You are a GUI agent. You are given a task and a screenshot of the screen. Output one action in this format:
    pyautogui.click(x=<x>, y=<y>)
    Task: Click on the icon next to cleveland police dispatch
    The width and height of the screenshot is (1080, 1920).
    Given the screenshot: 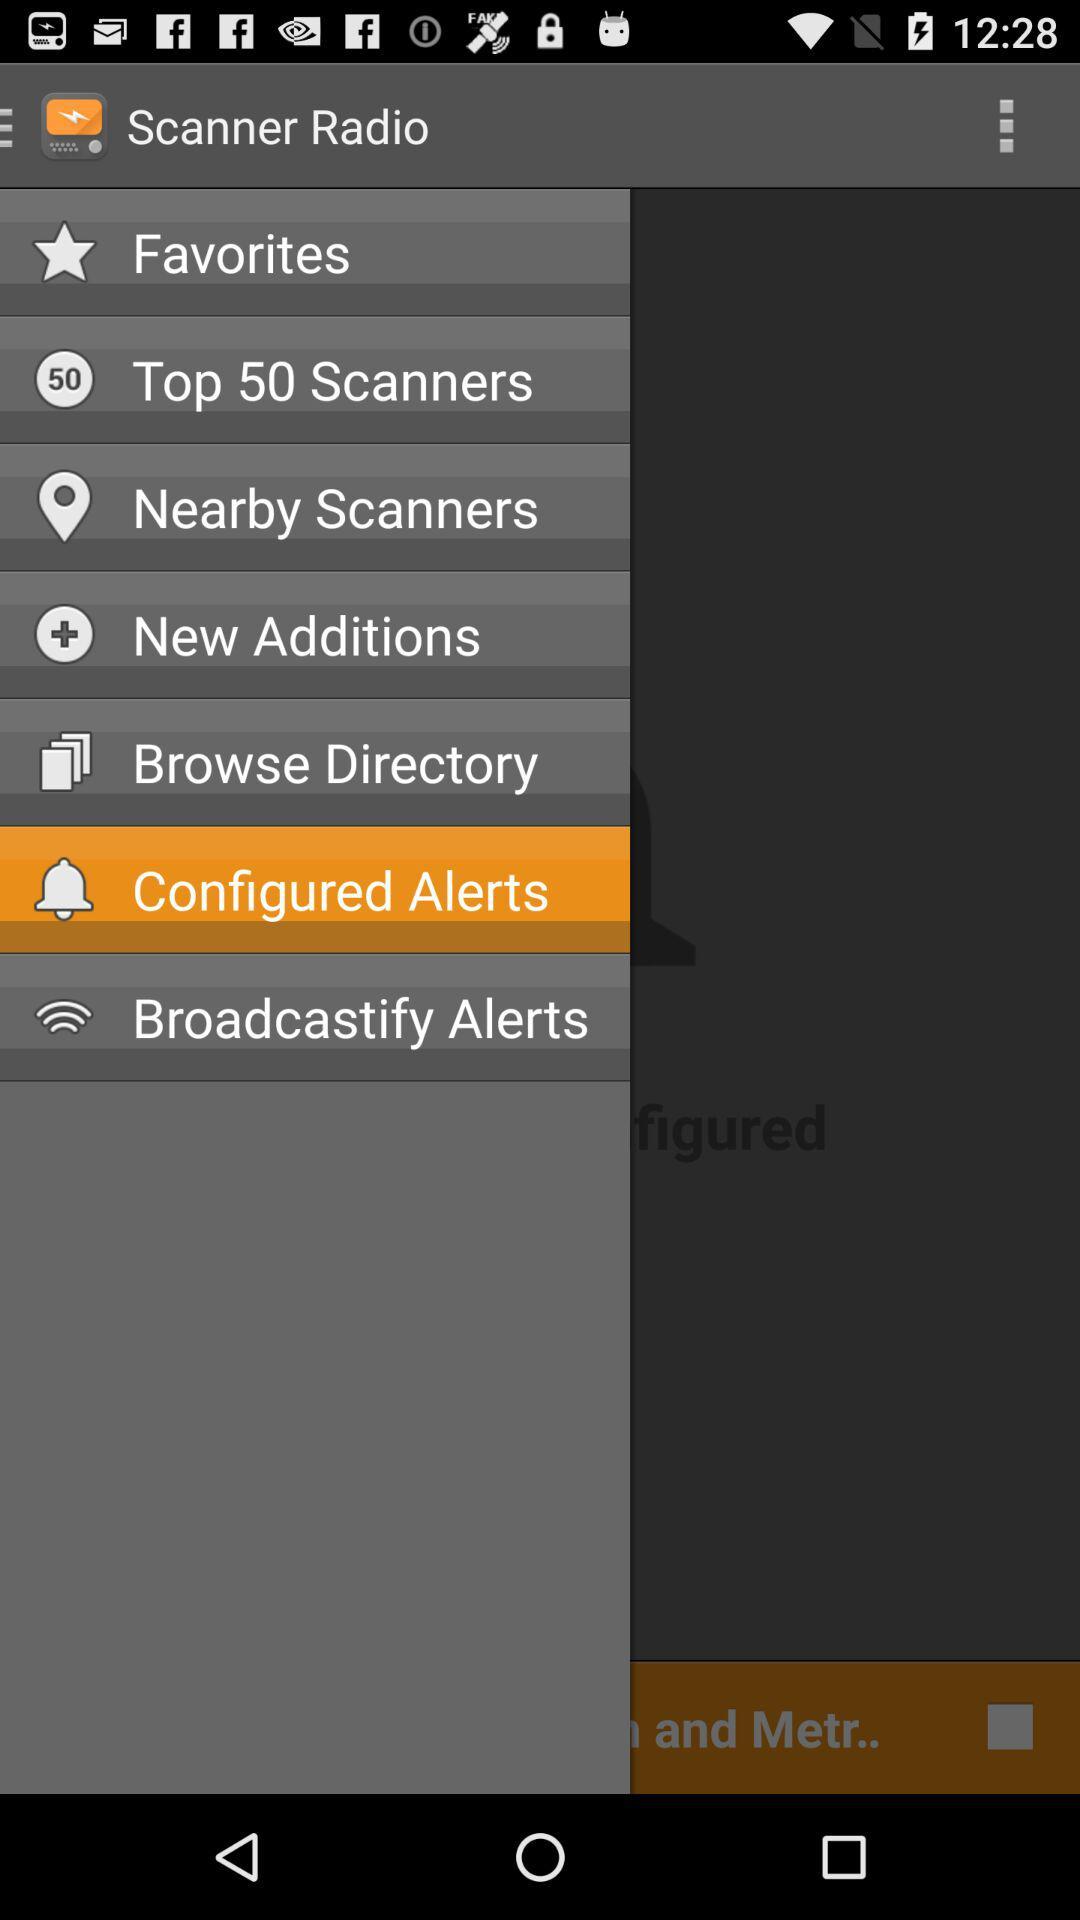 What is the action you would take?
    pyautogui.click(x=1005, y=1725)
    